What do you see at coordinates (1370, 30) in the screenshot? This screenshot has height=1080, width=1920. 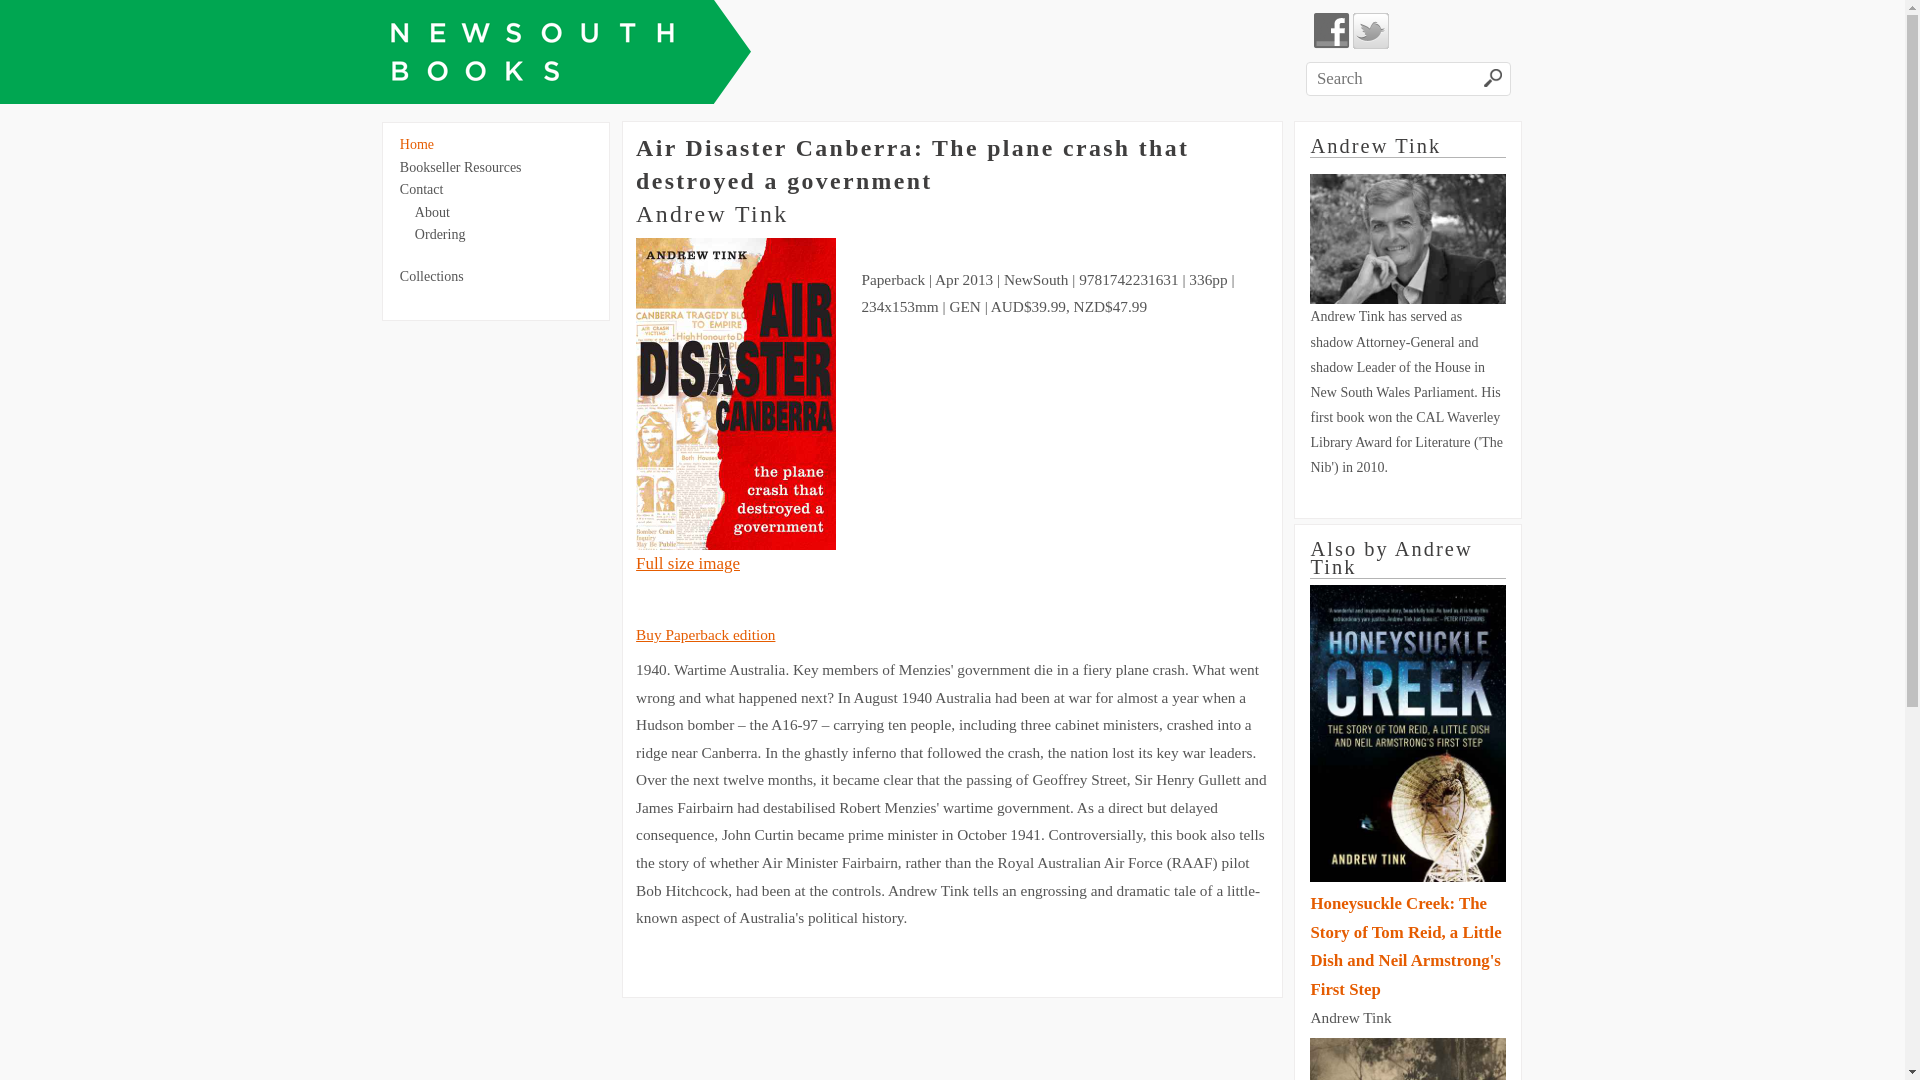 I see `'Twitter'` at bounding box center [1370, 30].